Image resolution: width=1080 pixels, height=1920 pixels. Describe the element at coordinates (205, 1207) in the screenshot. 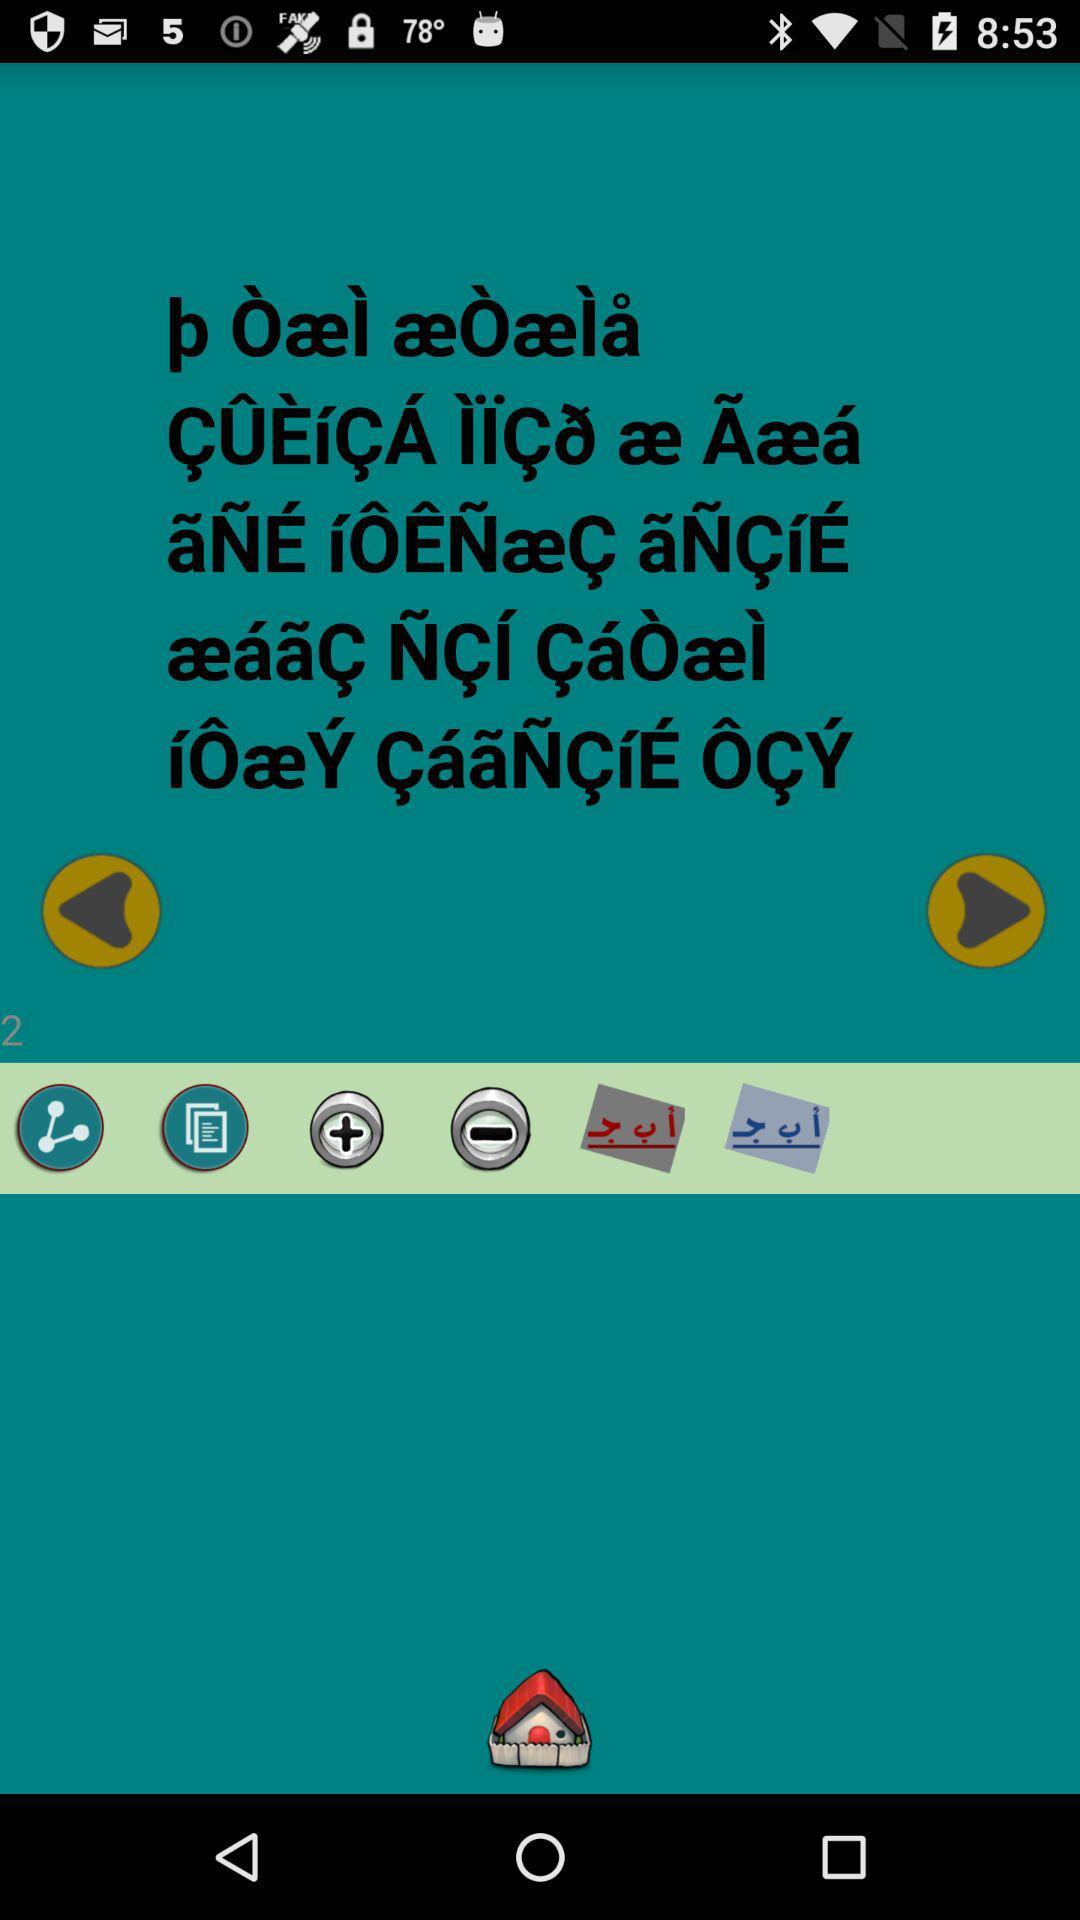

I see `the copy icon` at that location.